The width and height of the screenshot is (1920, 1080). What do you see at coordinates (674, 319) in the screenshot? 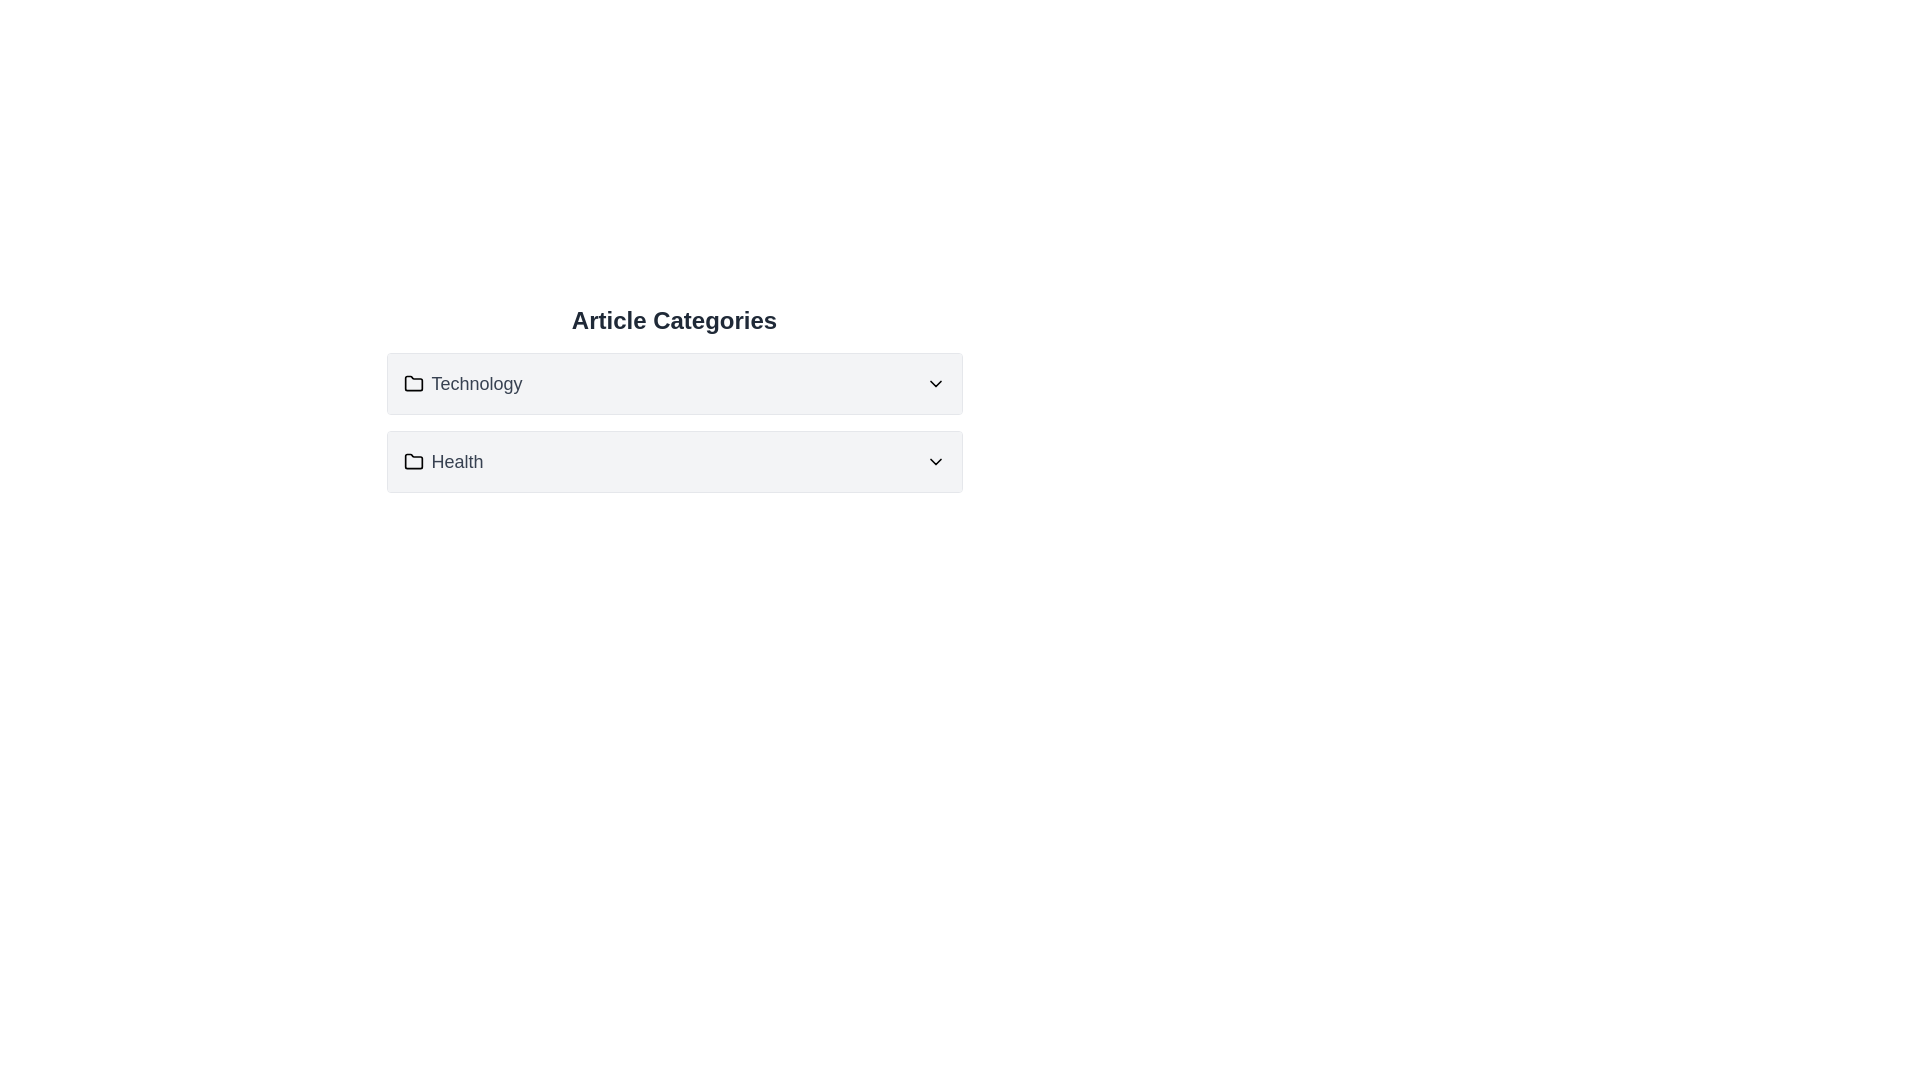
I see `the 'Article Categories' header text, which is a bold and larger font styled in dark gray, located at the top of the content section and centered horizontally` at bounding box center [674, 319].